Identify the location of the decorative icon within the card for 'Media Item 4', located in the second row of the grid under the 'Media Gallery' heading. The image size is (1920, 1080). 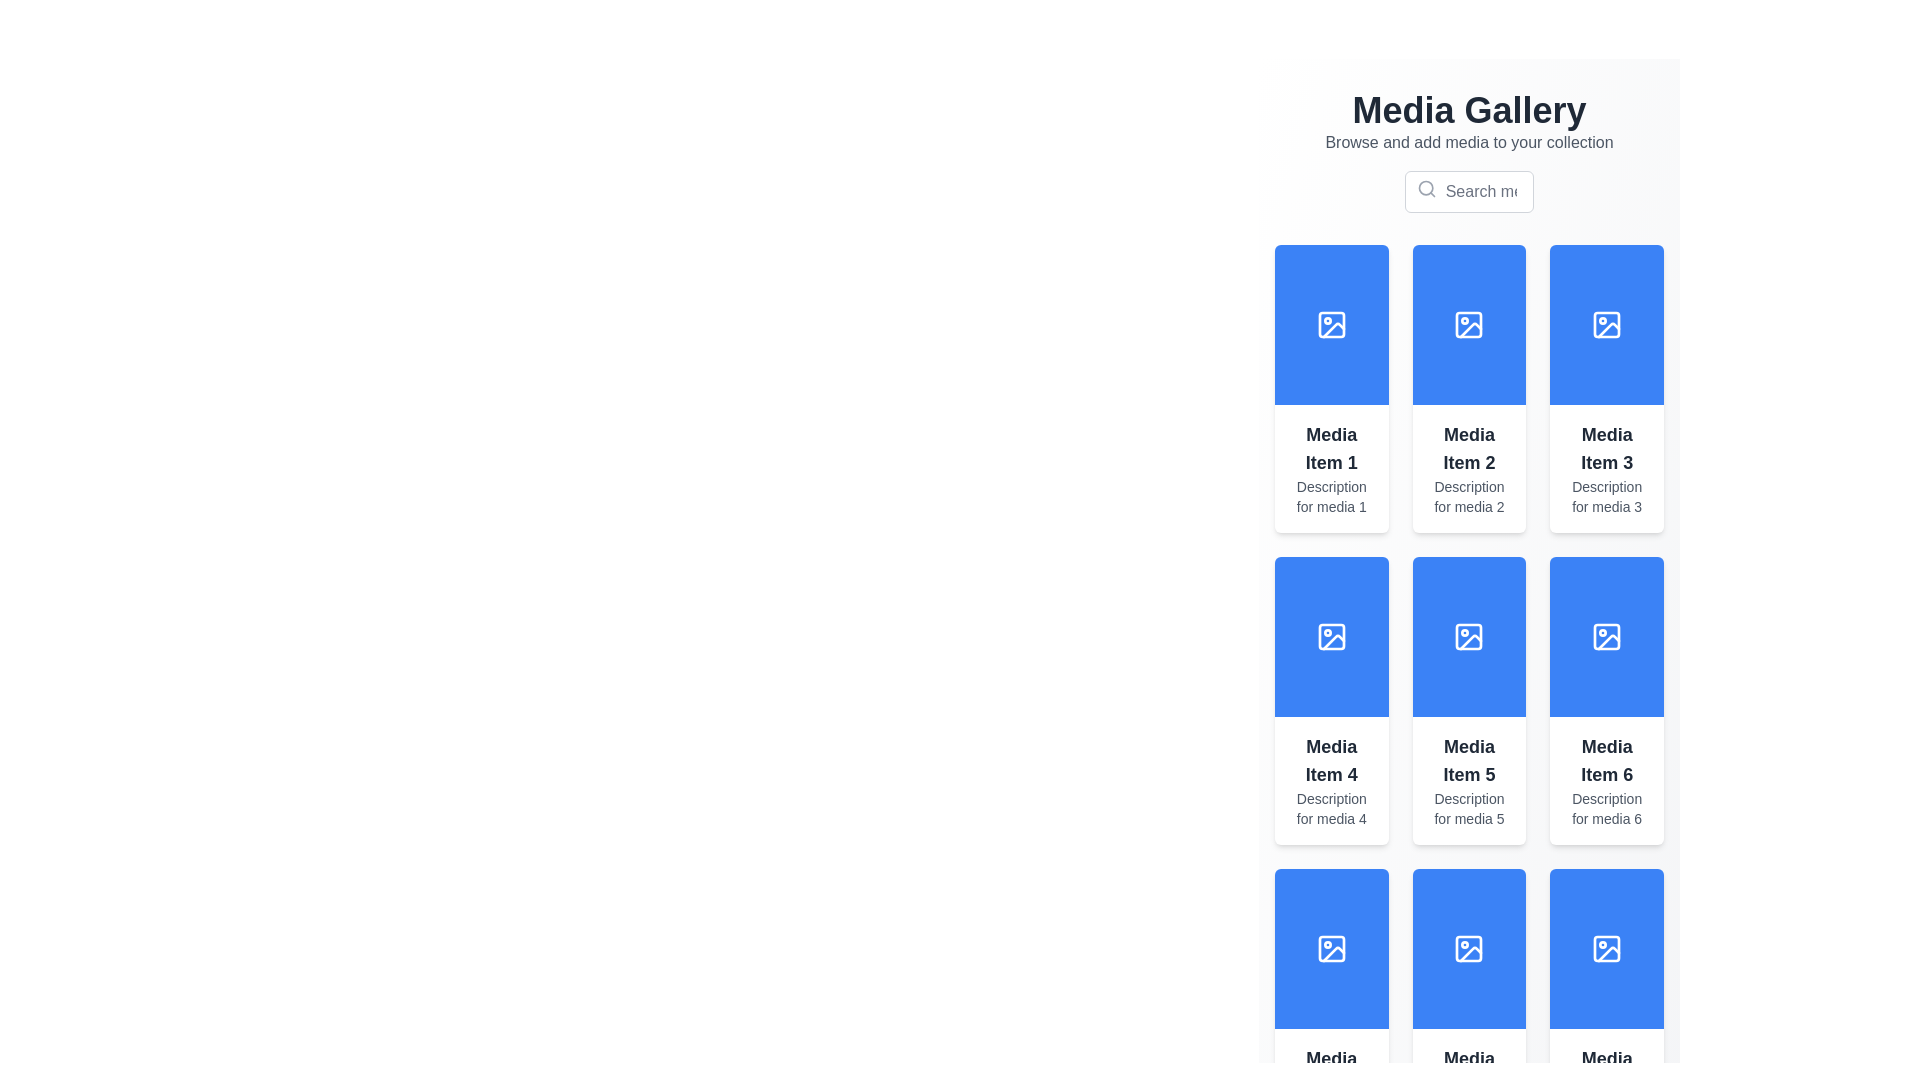
(1331, 636).